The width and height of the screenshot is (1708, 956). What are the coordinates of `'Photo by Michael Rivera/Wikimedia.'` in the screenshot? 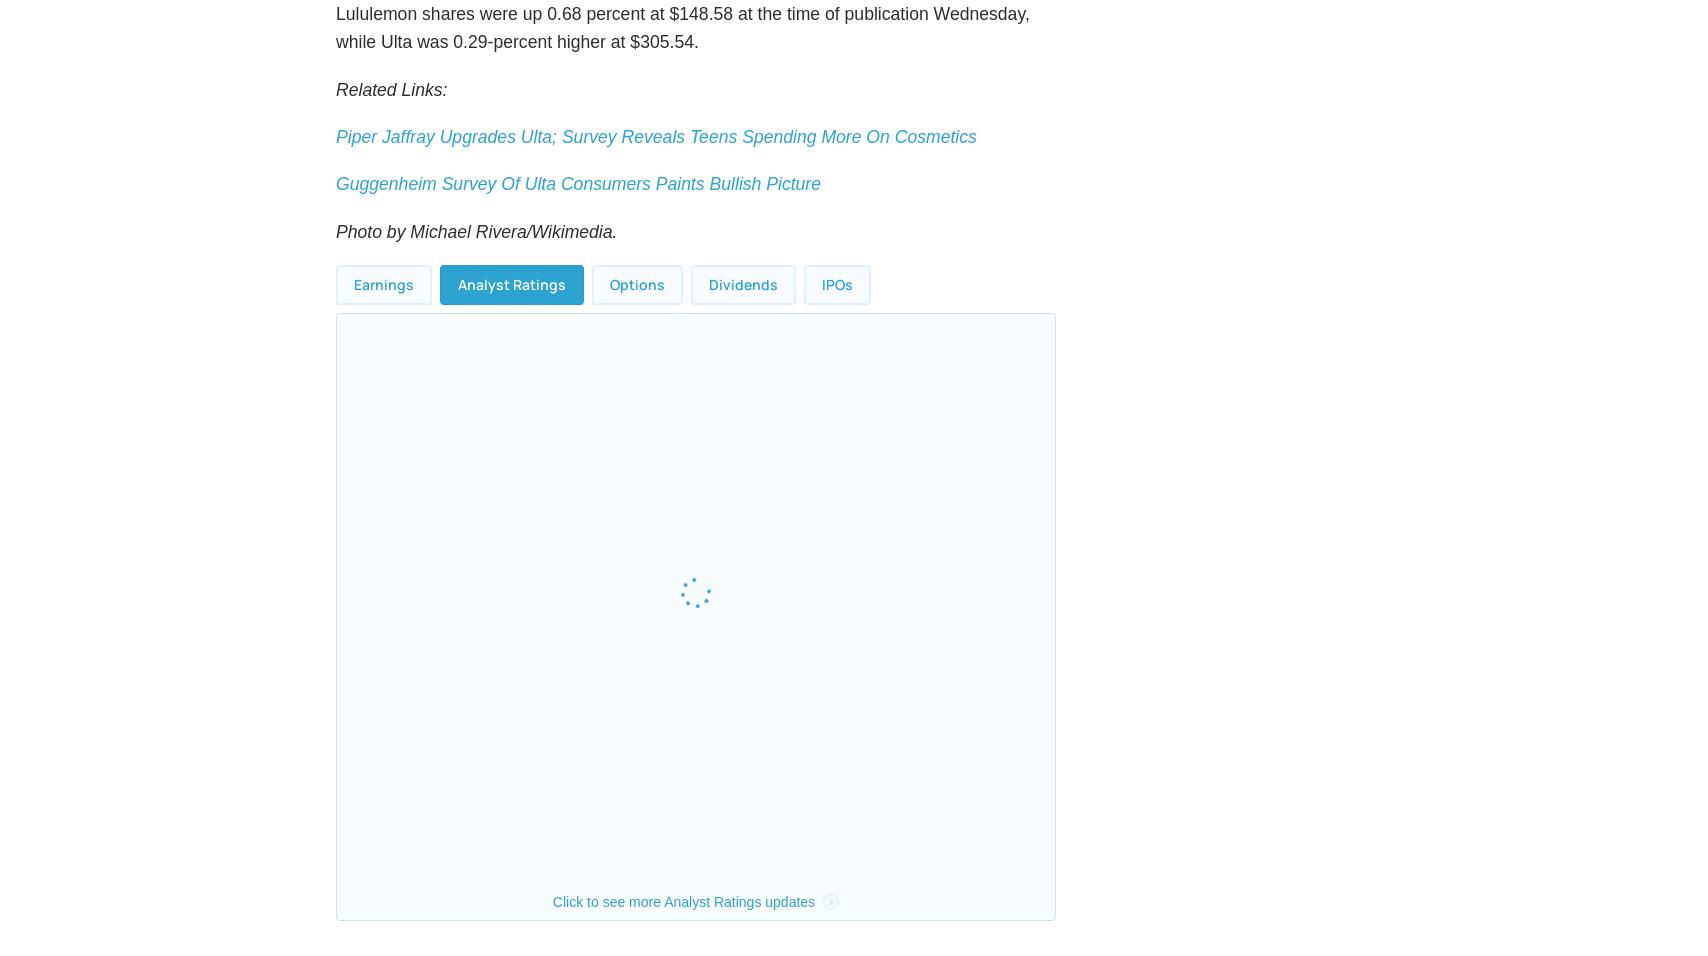 It's located at (477, 277).